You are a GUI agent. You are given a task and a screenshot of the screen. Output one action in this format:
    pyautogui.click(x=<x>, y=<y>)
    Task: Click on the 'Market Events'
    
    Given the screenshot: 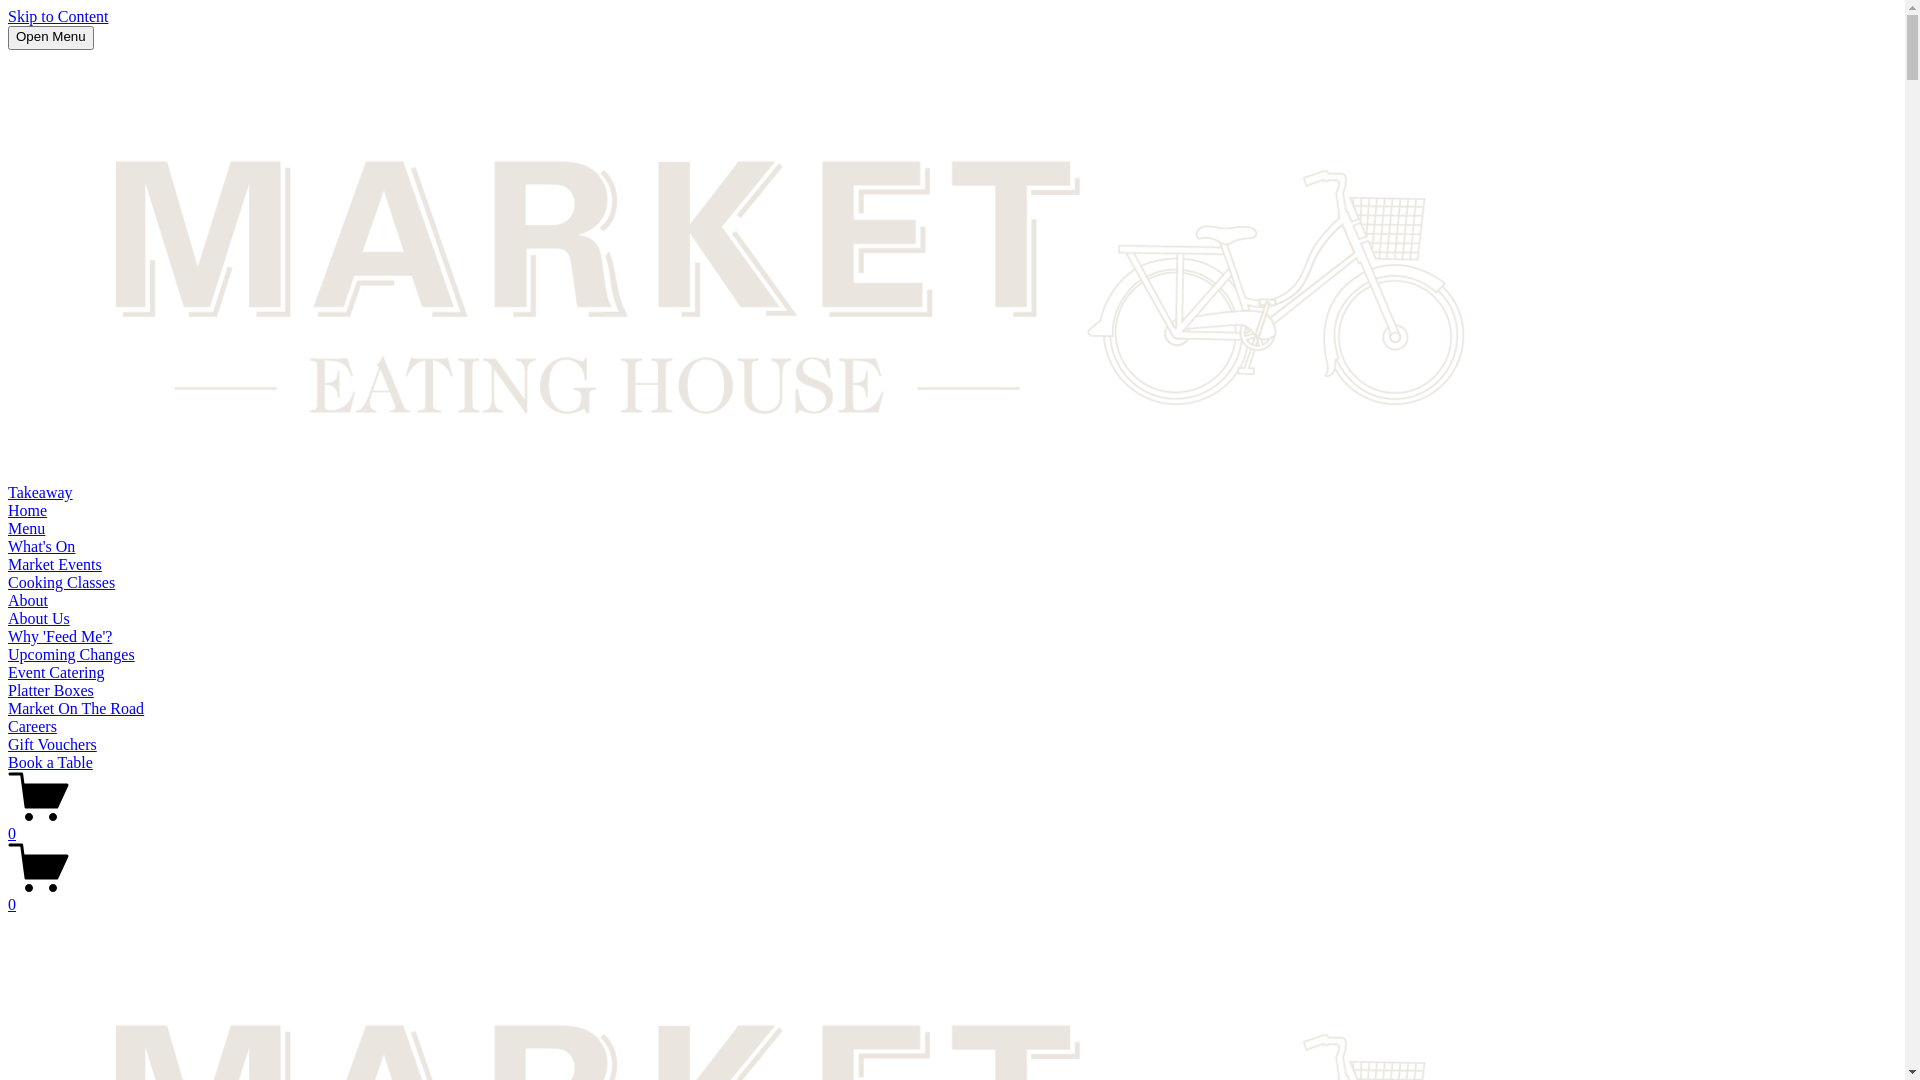 What is the action you would take?
    pyautogui.click(x=8, y=564)
    